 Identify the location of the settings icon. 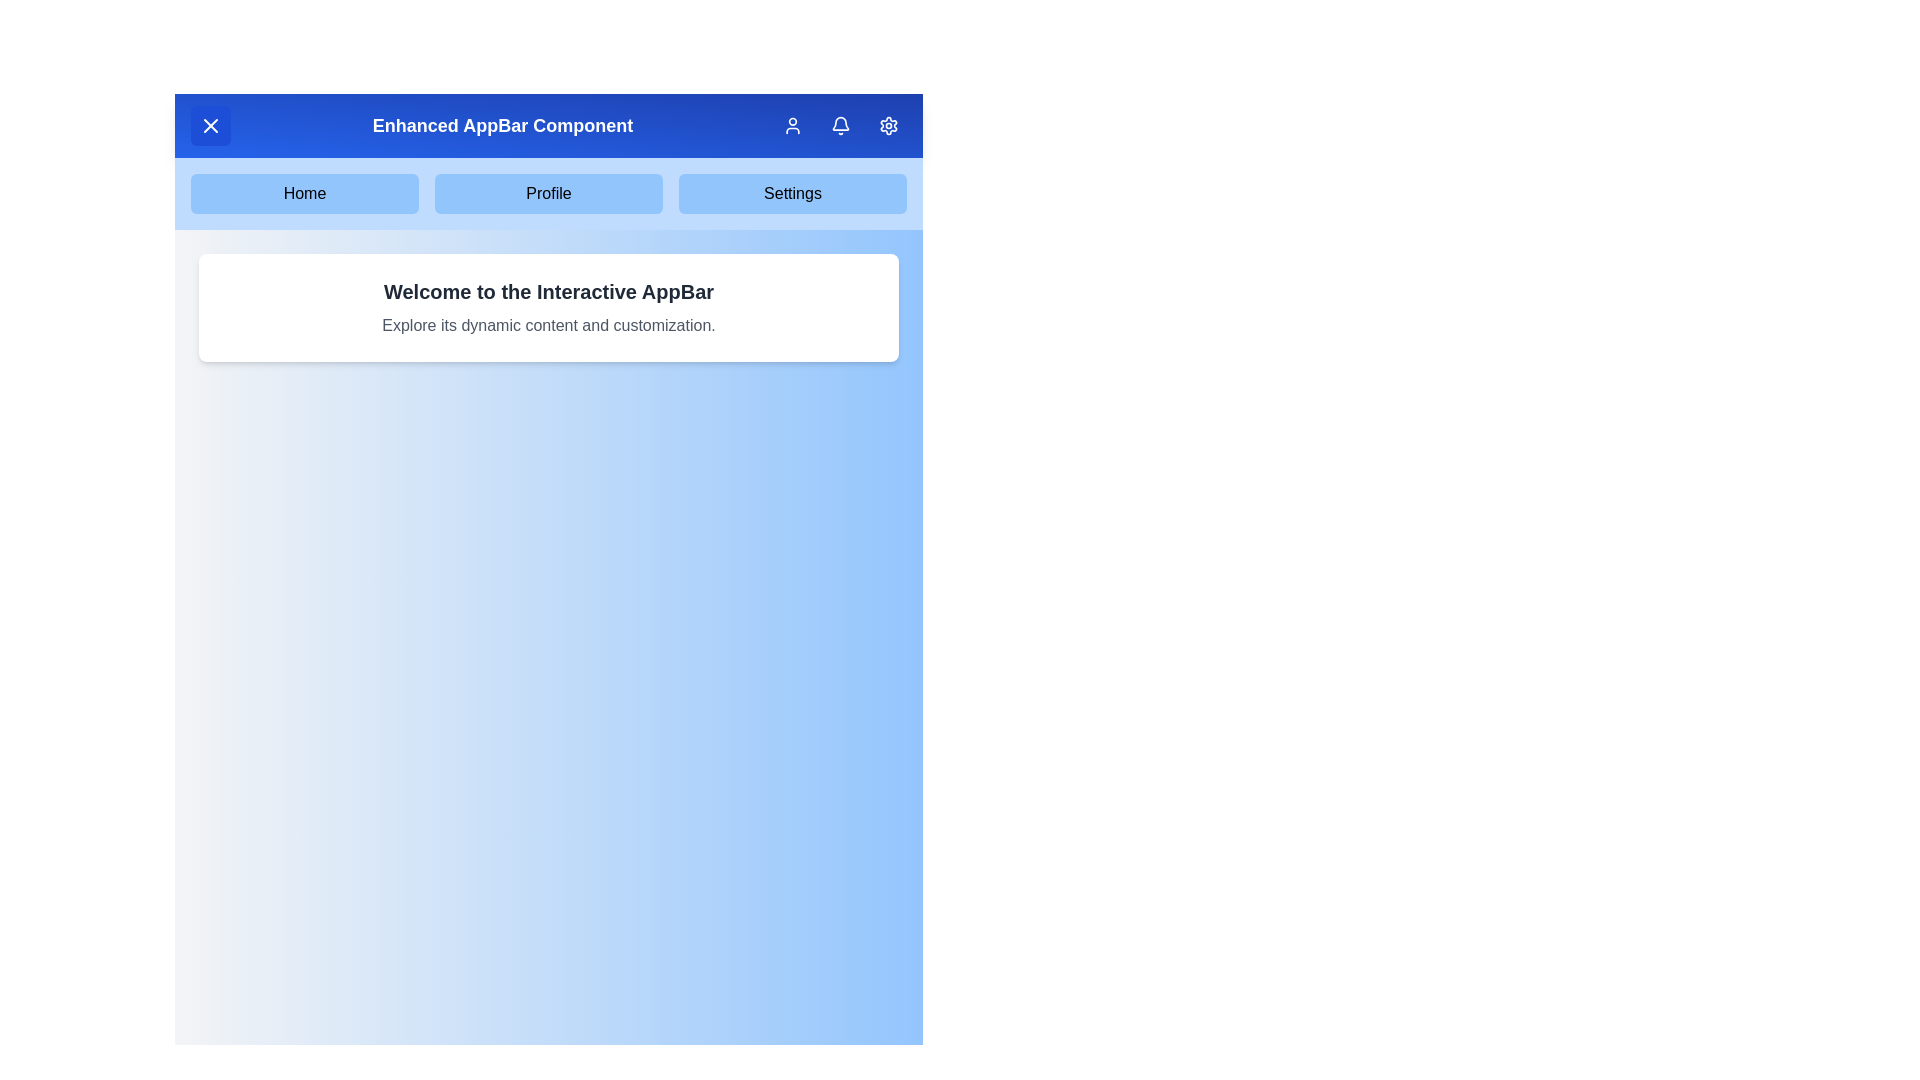
(887, 126).